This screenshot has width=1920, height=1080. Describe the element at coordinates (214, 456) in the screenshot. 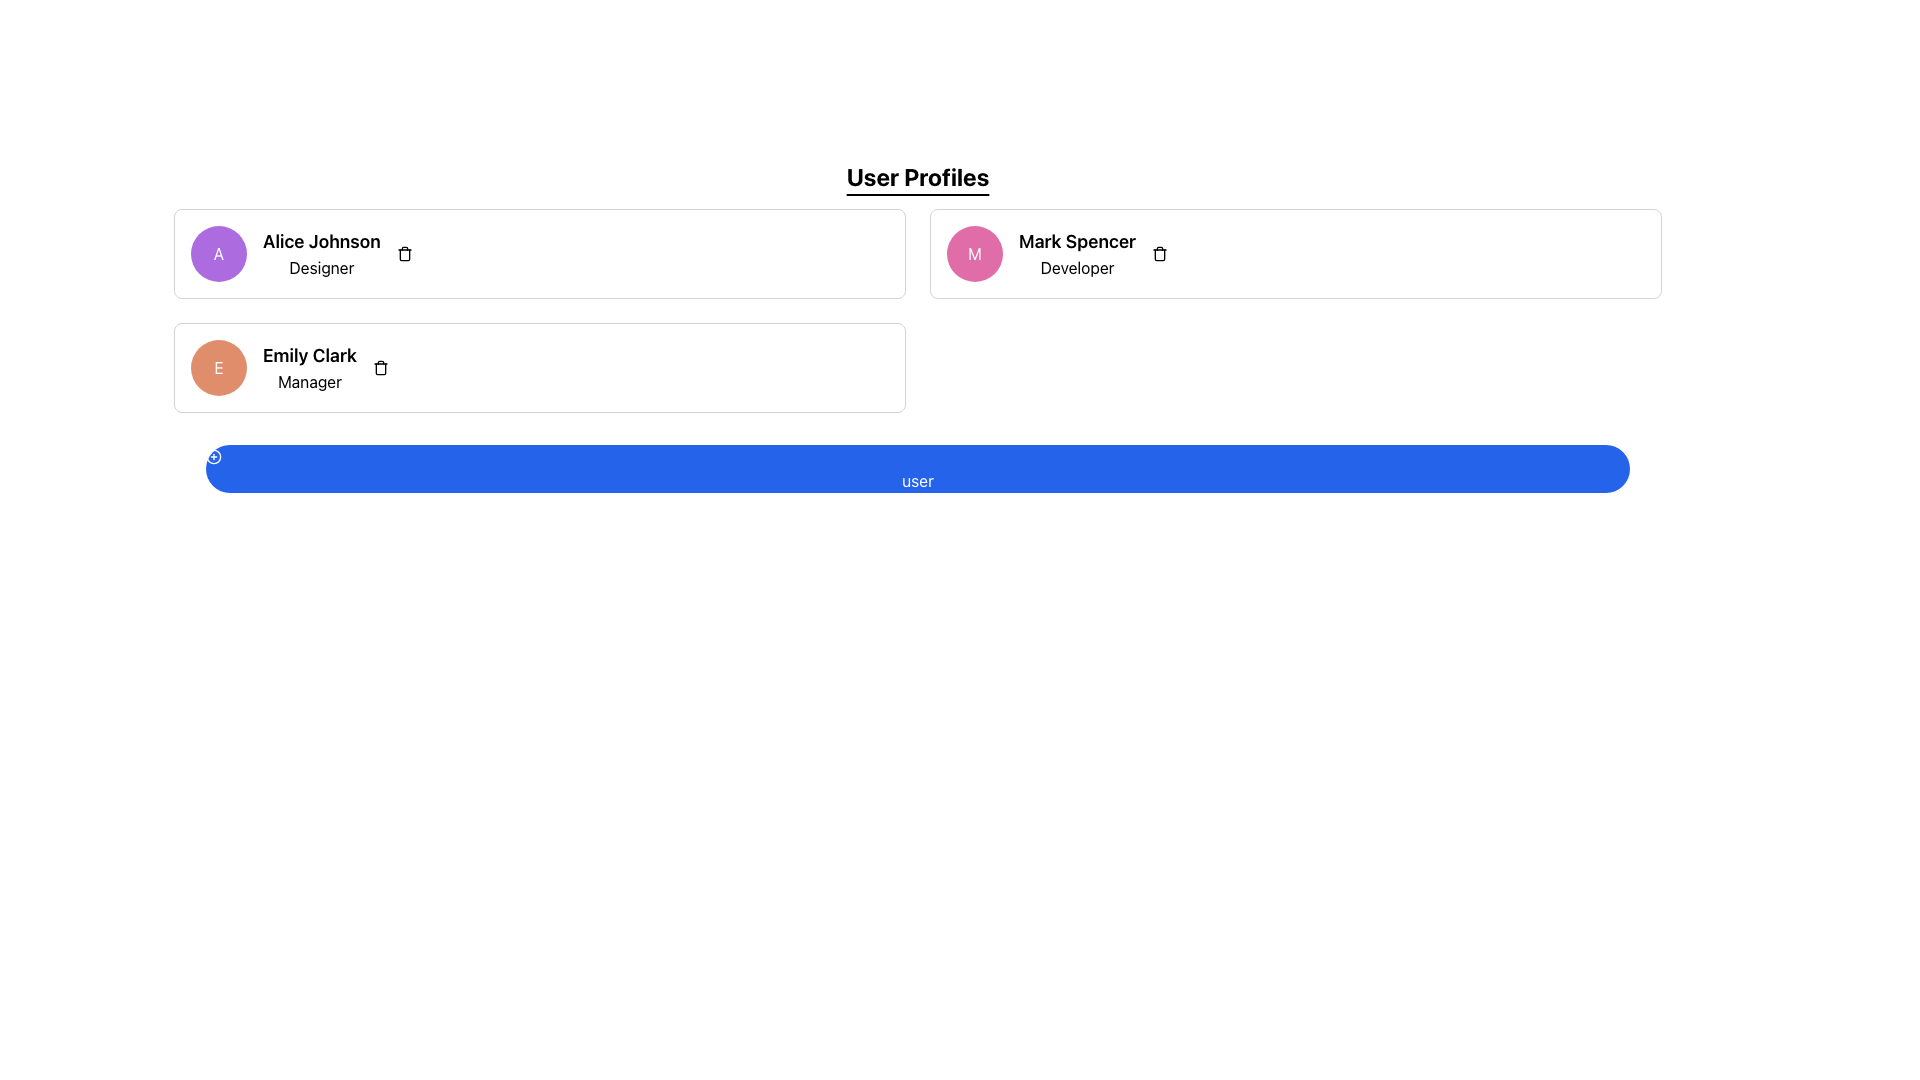

I see `the circle-plus icon located at the far-left end of the blue button labeled 'user'` at that location.